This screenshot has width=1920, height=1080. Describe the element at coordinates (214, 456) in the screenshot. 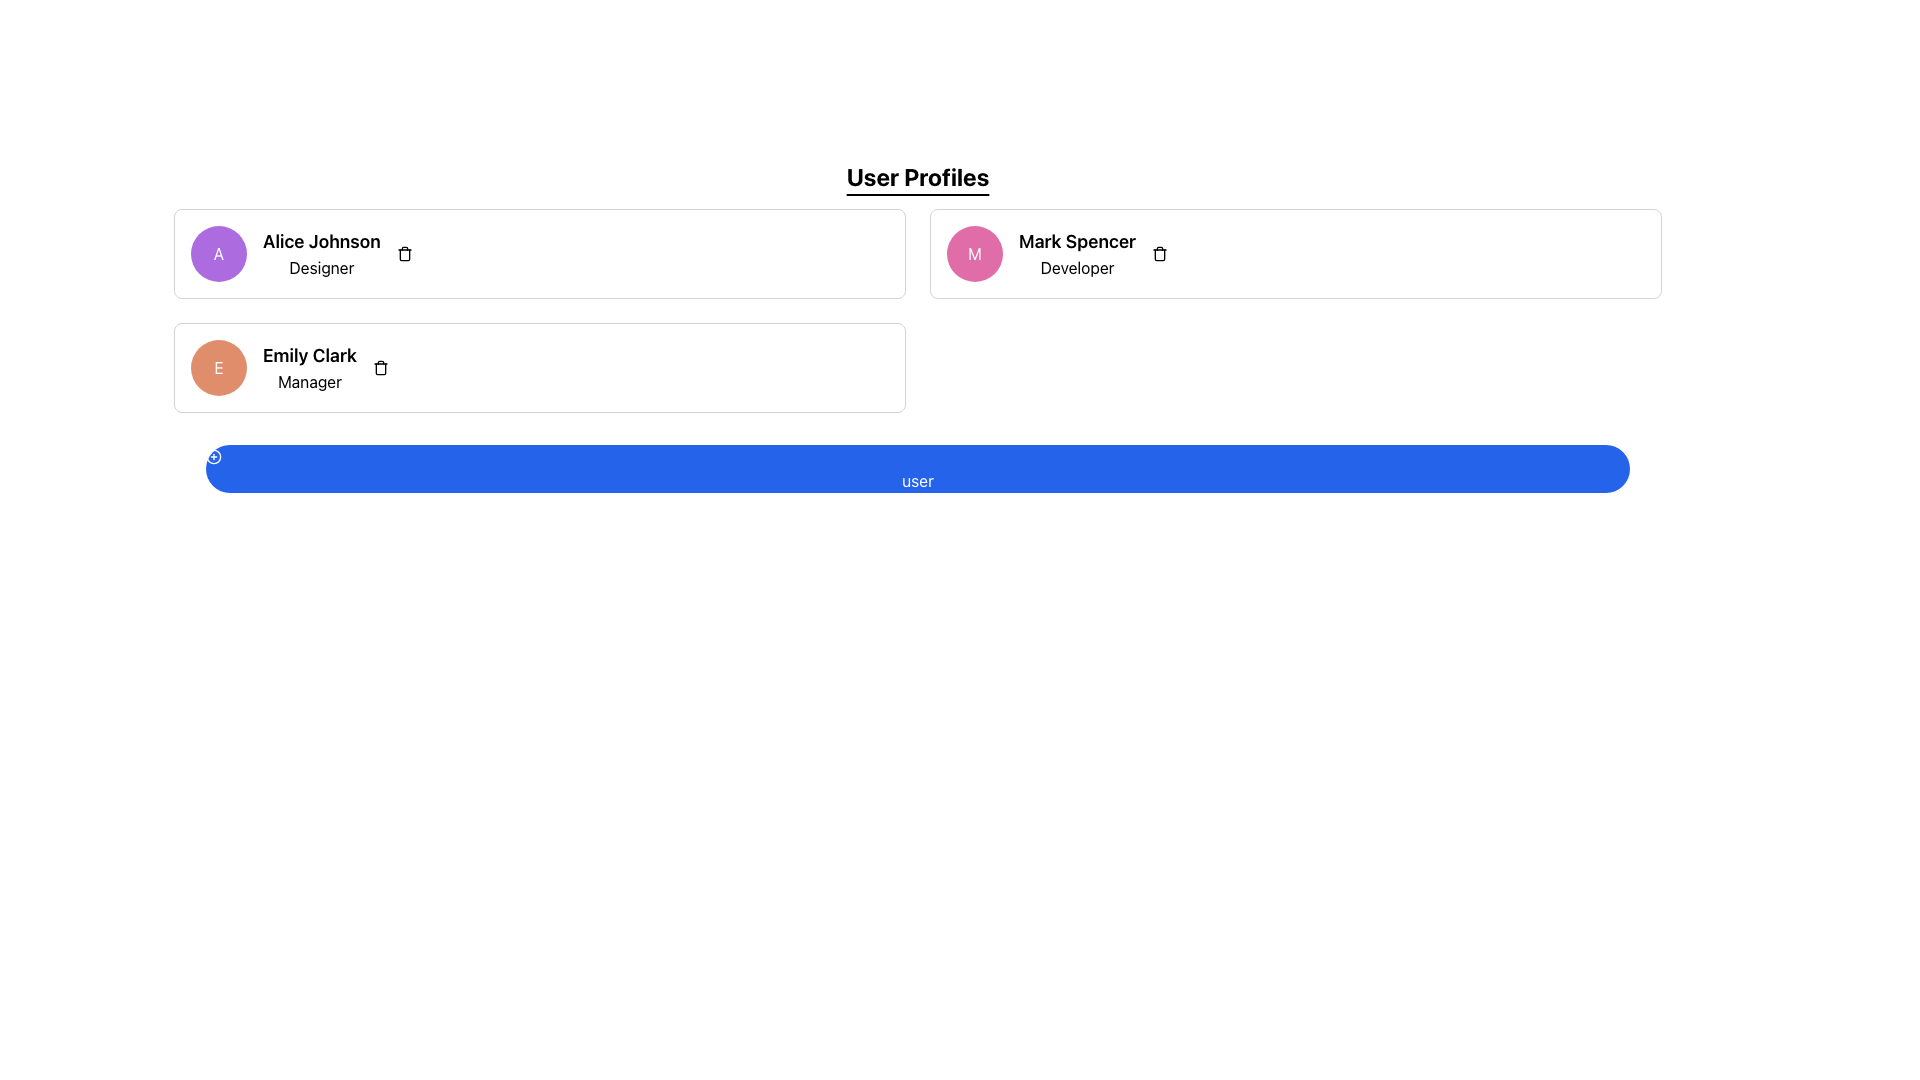

I see `the circle-plus icon located at the far-left end of the blue button labeled 'user'` at that location.